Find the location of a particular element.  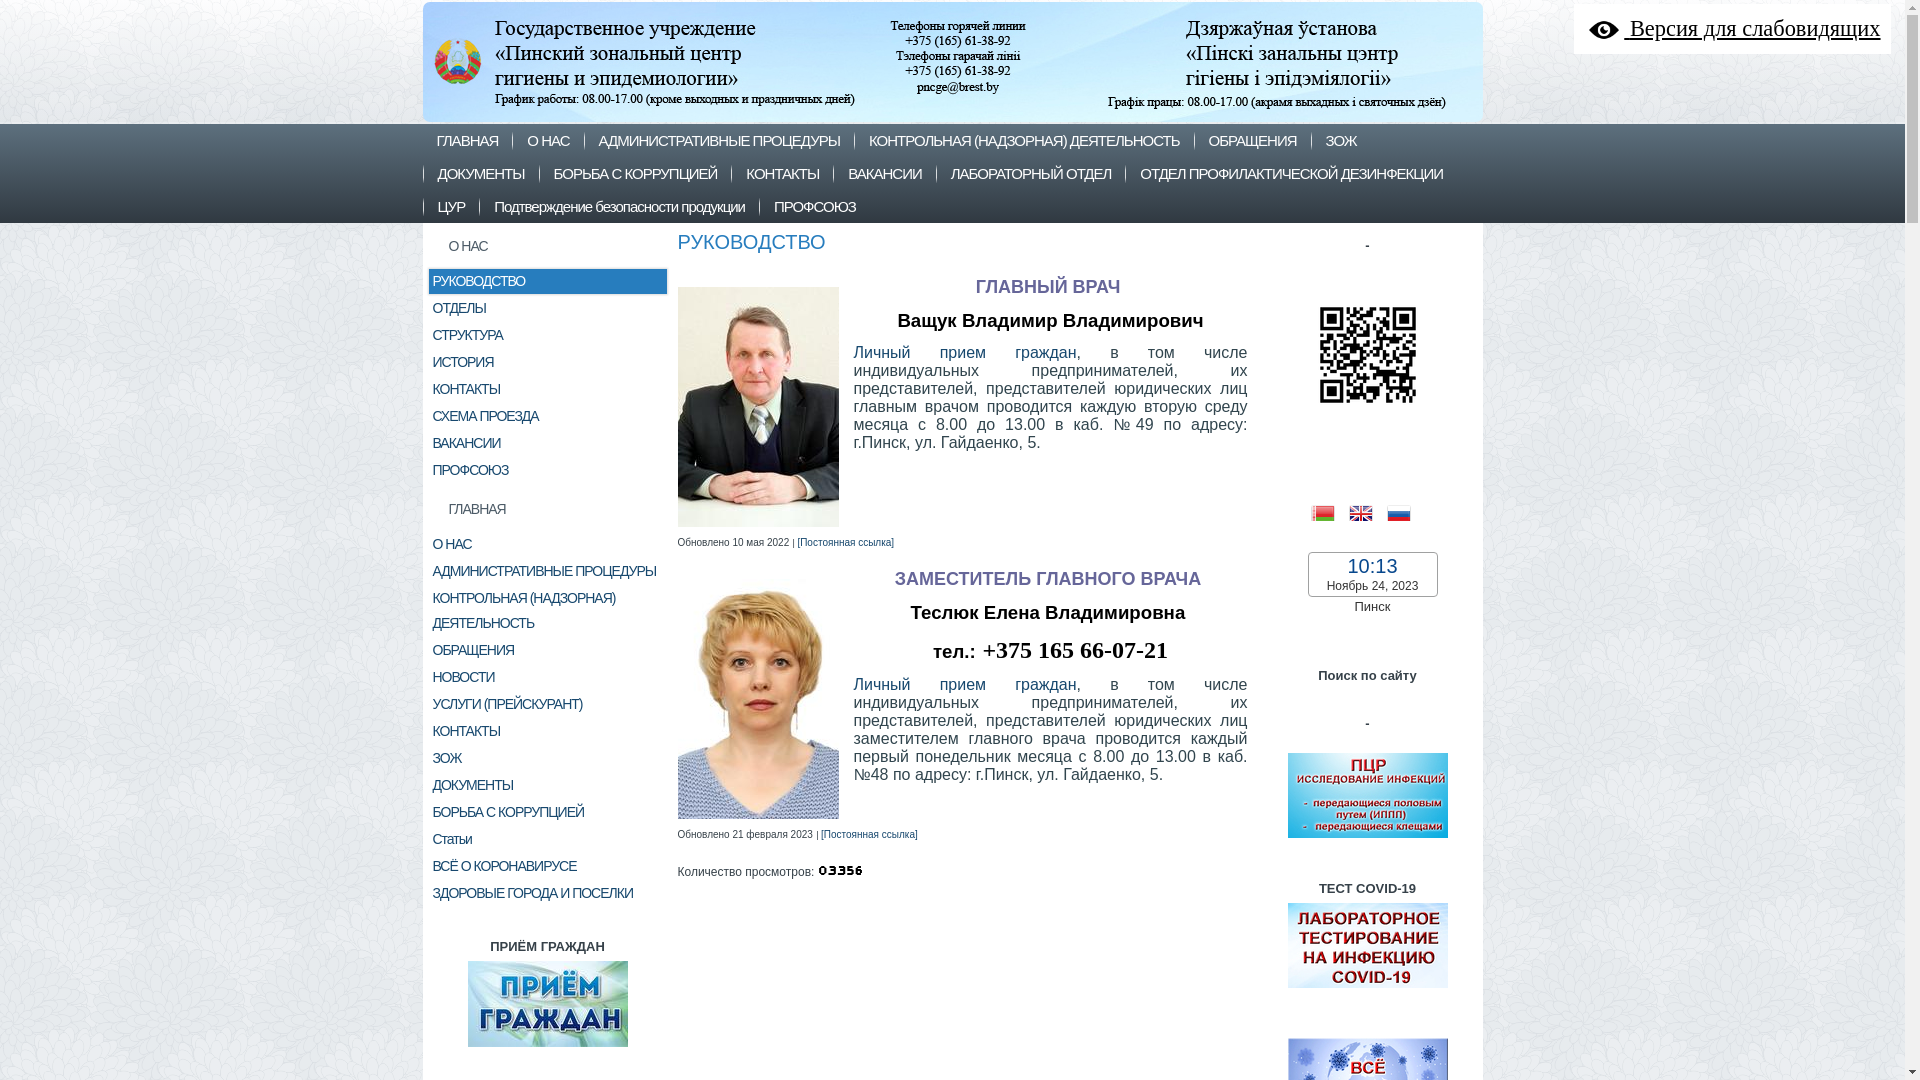

'-' is located at coordinates (1366, 840).